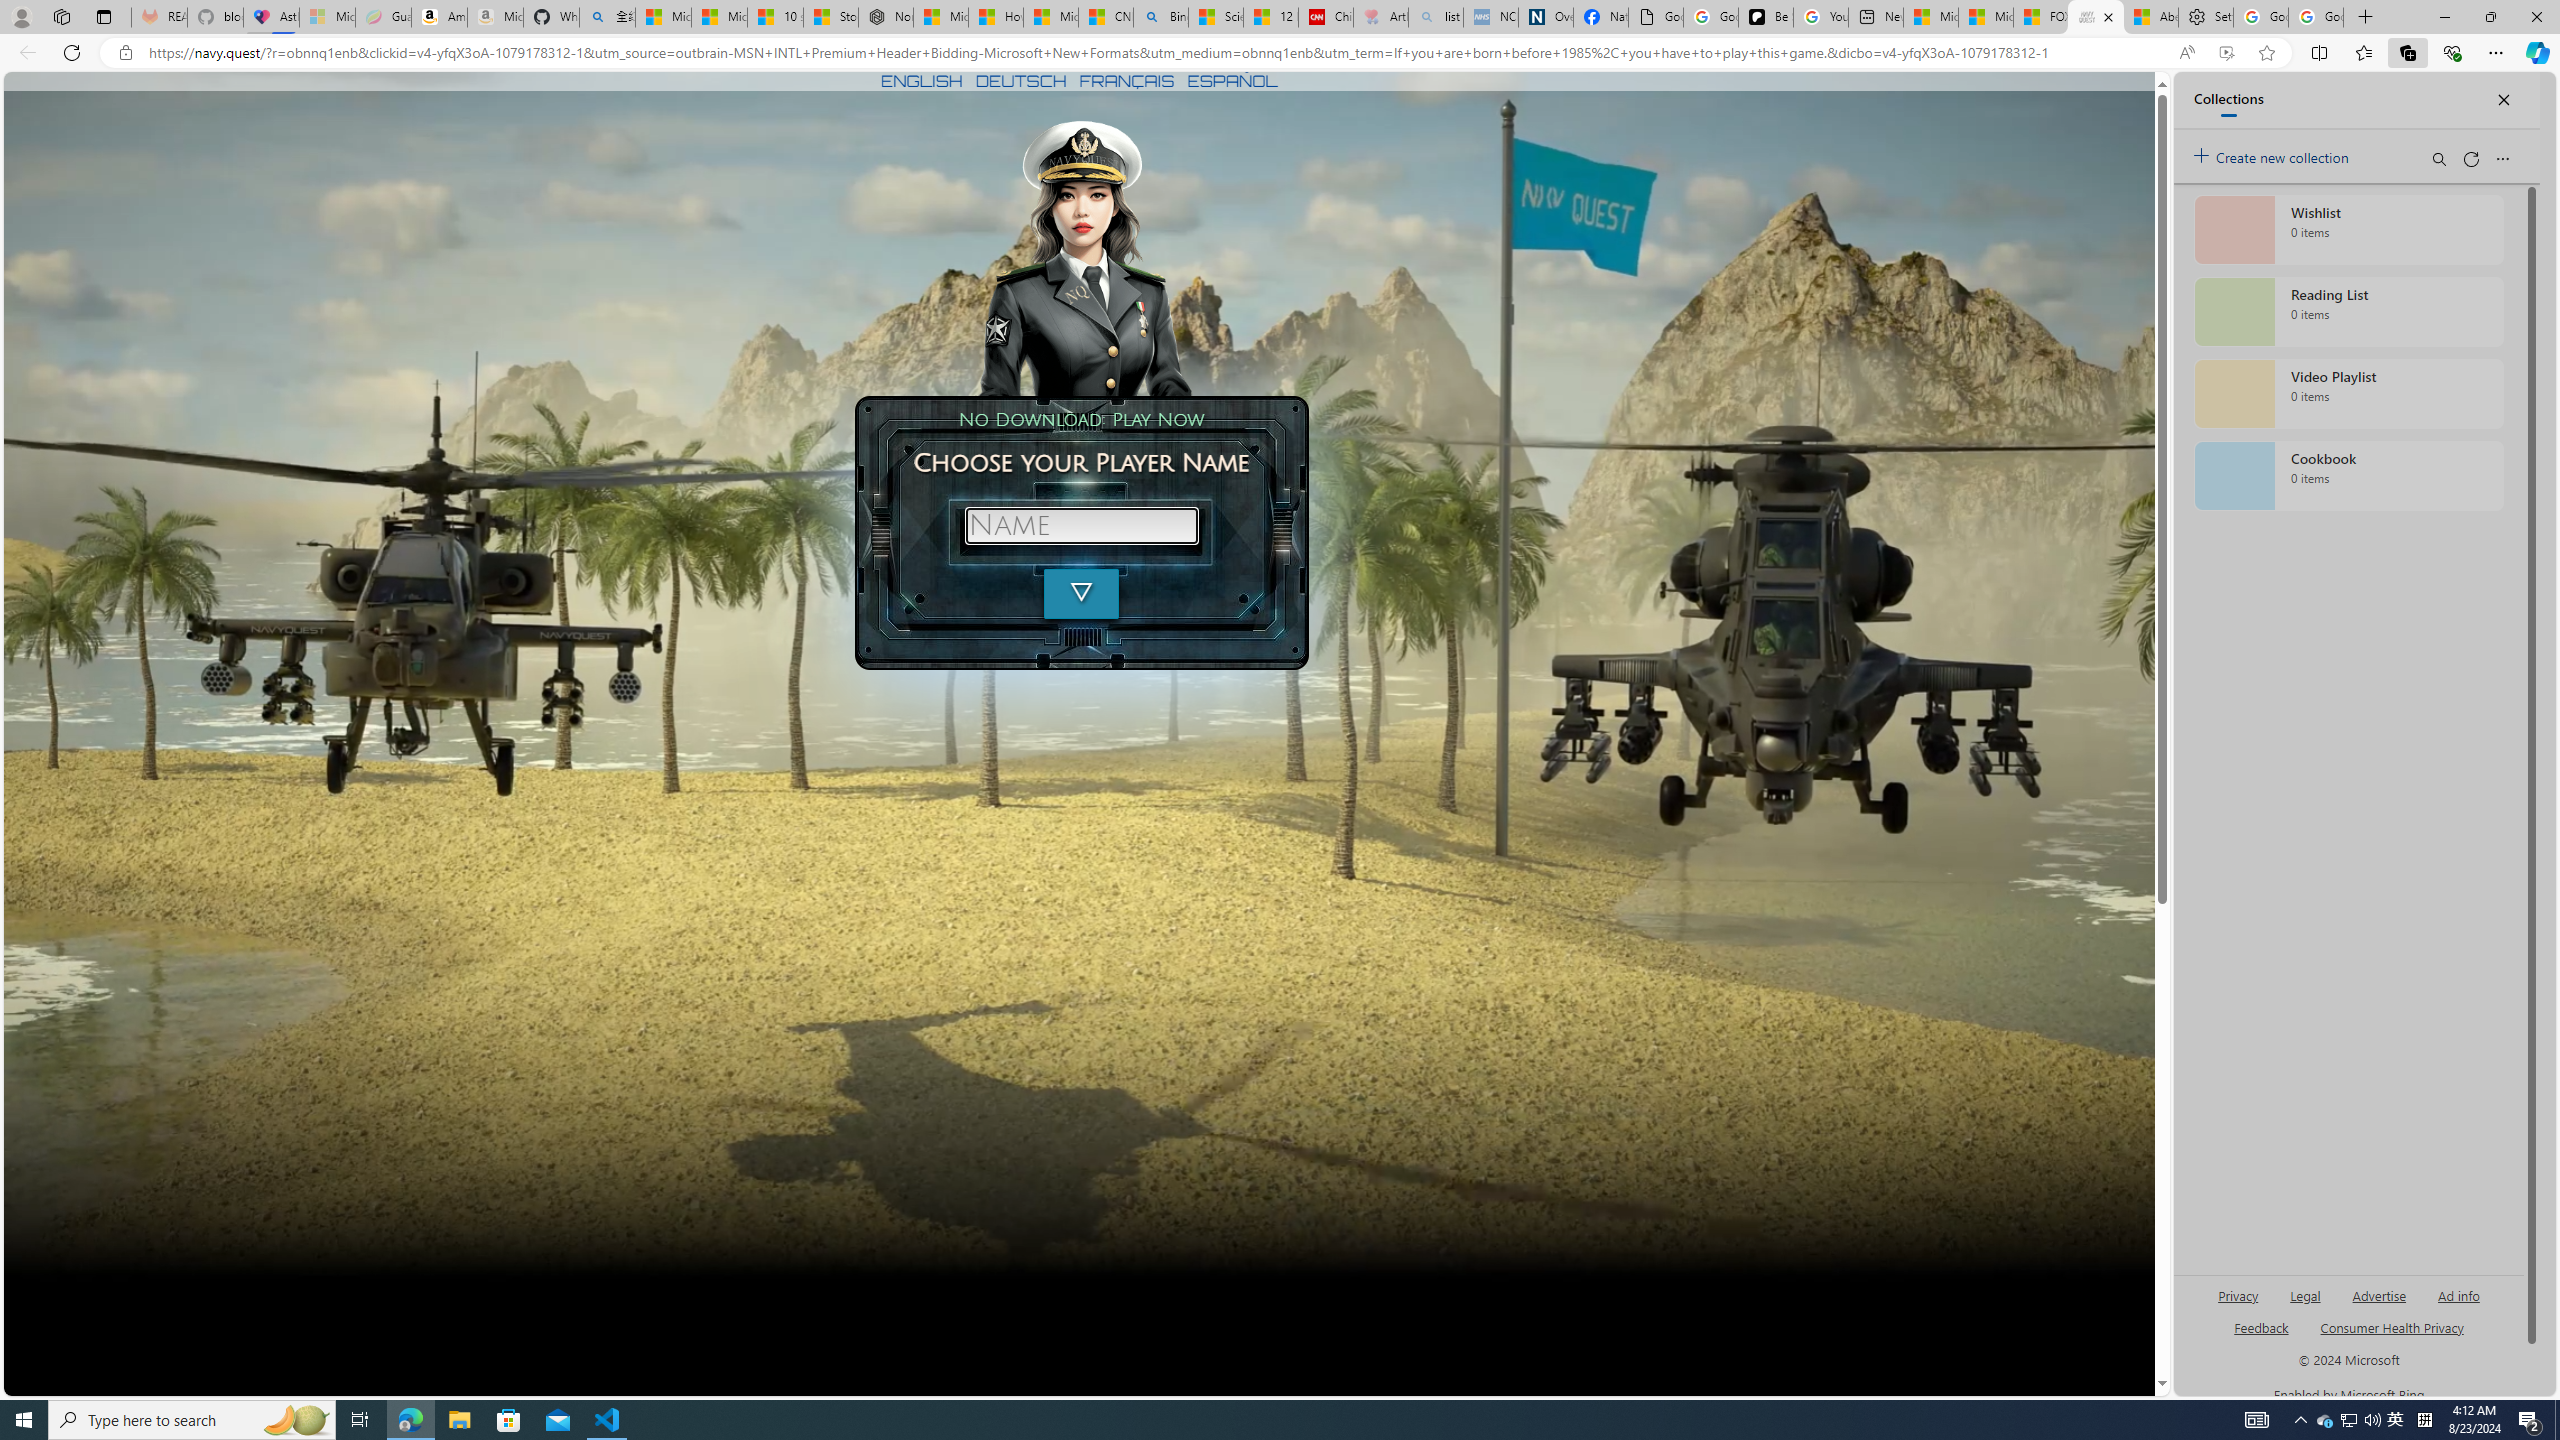 This screenshot has height=1440, width=2560. I want to click on 'Personal Profile', so click(20, 16).